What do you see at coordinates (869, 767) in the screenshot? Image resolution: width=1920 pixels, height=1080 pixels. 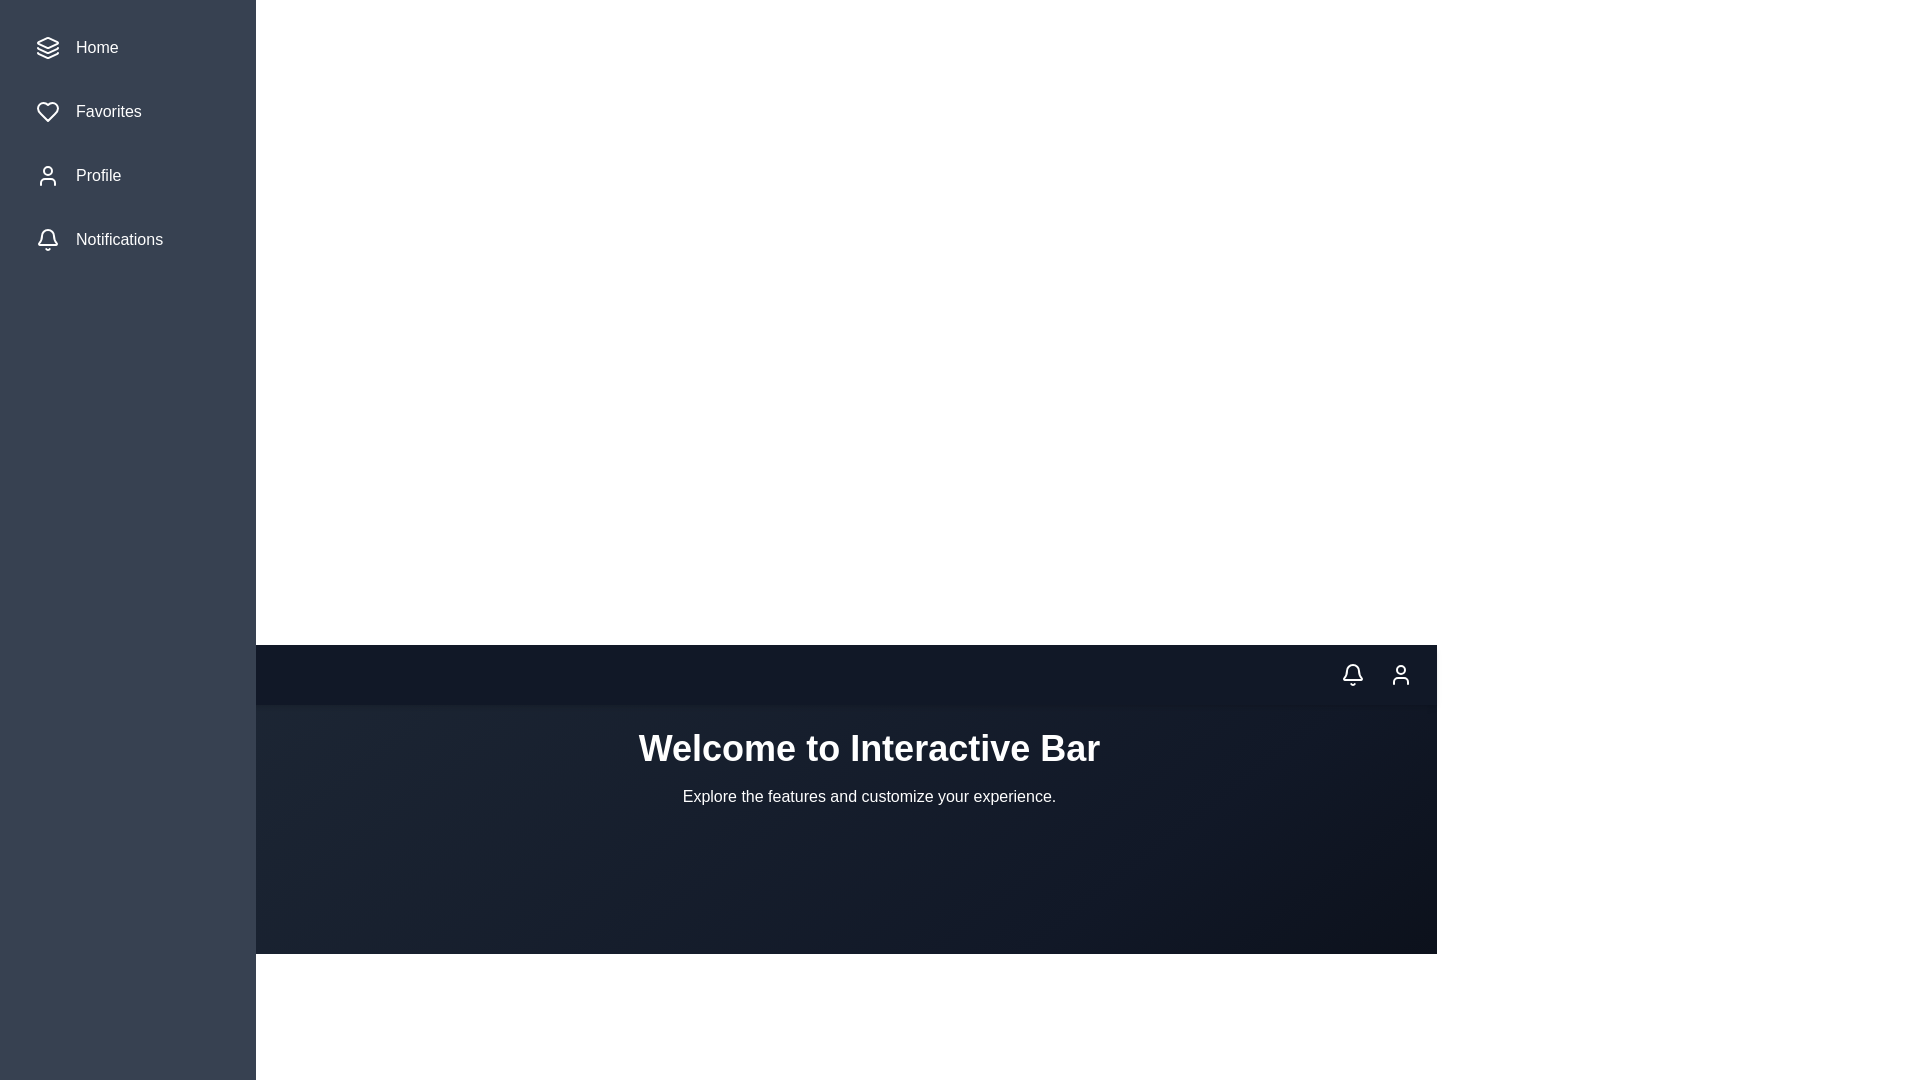 I see `the welcome text area by clicking its center` at bounding box center [869, 767].